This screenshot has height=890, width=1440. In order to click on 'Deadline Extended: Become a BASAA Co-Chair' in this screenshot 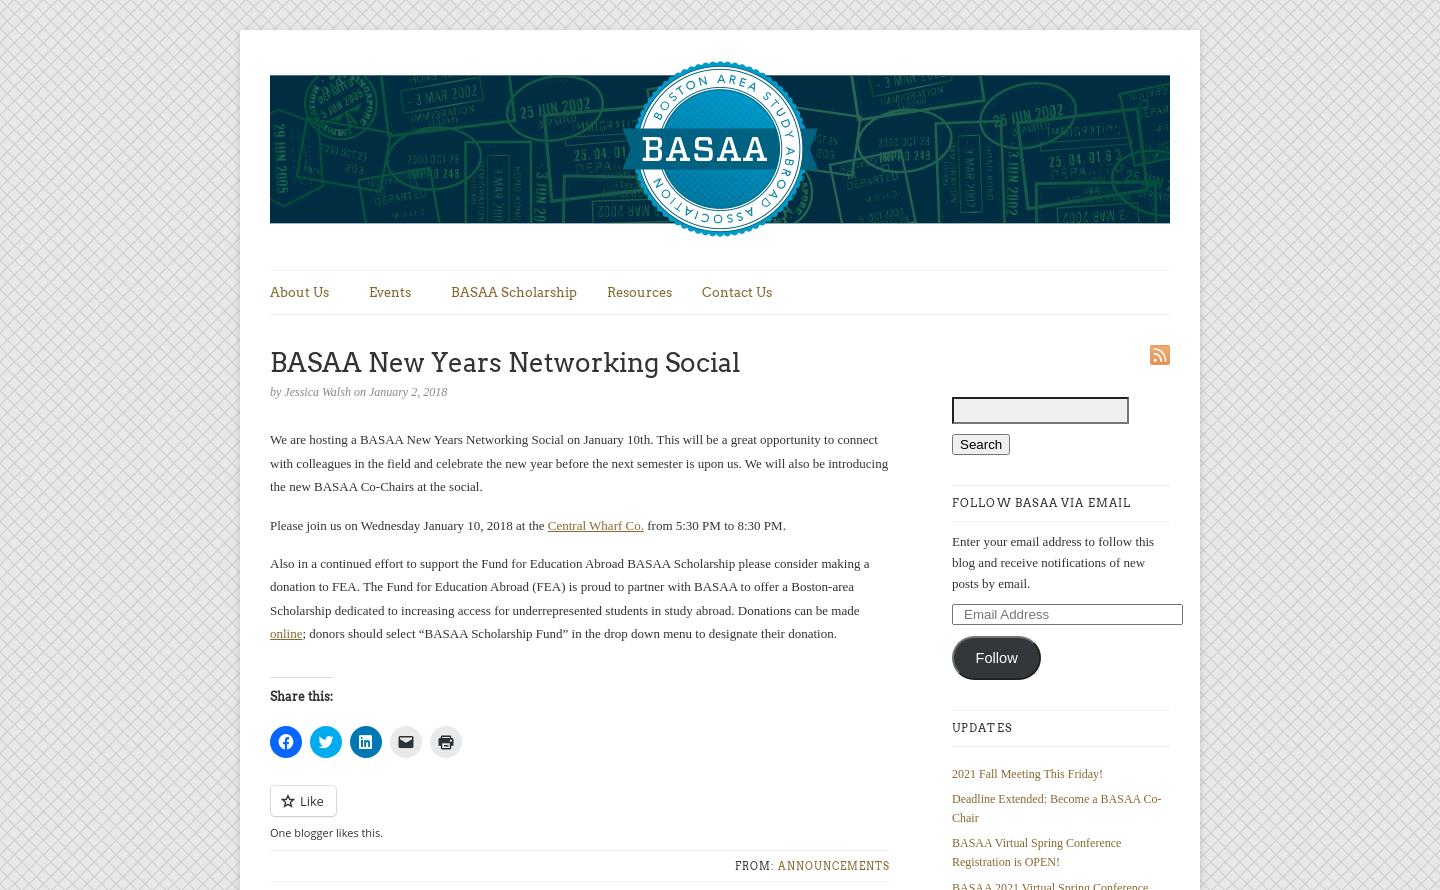, I will do `click(1056, 808)`.